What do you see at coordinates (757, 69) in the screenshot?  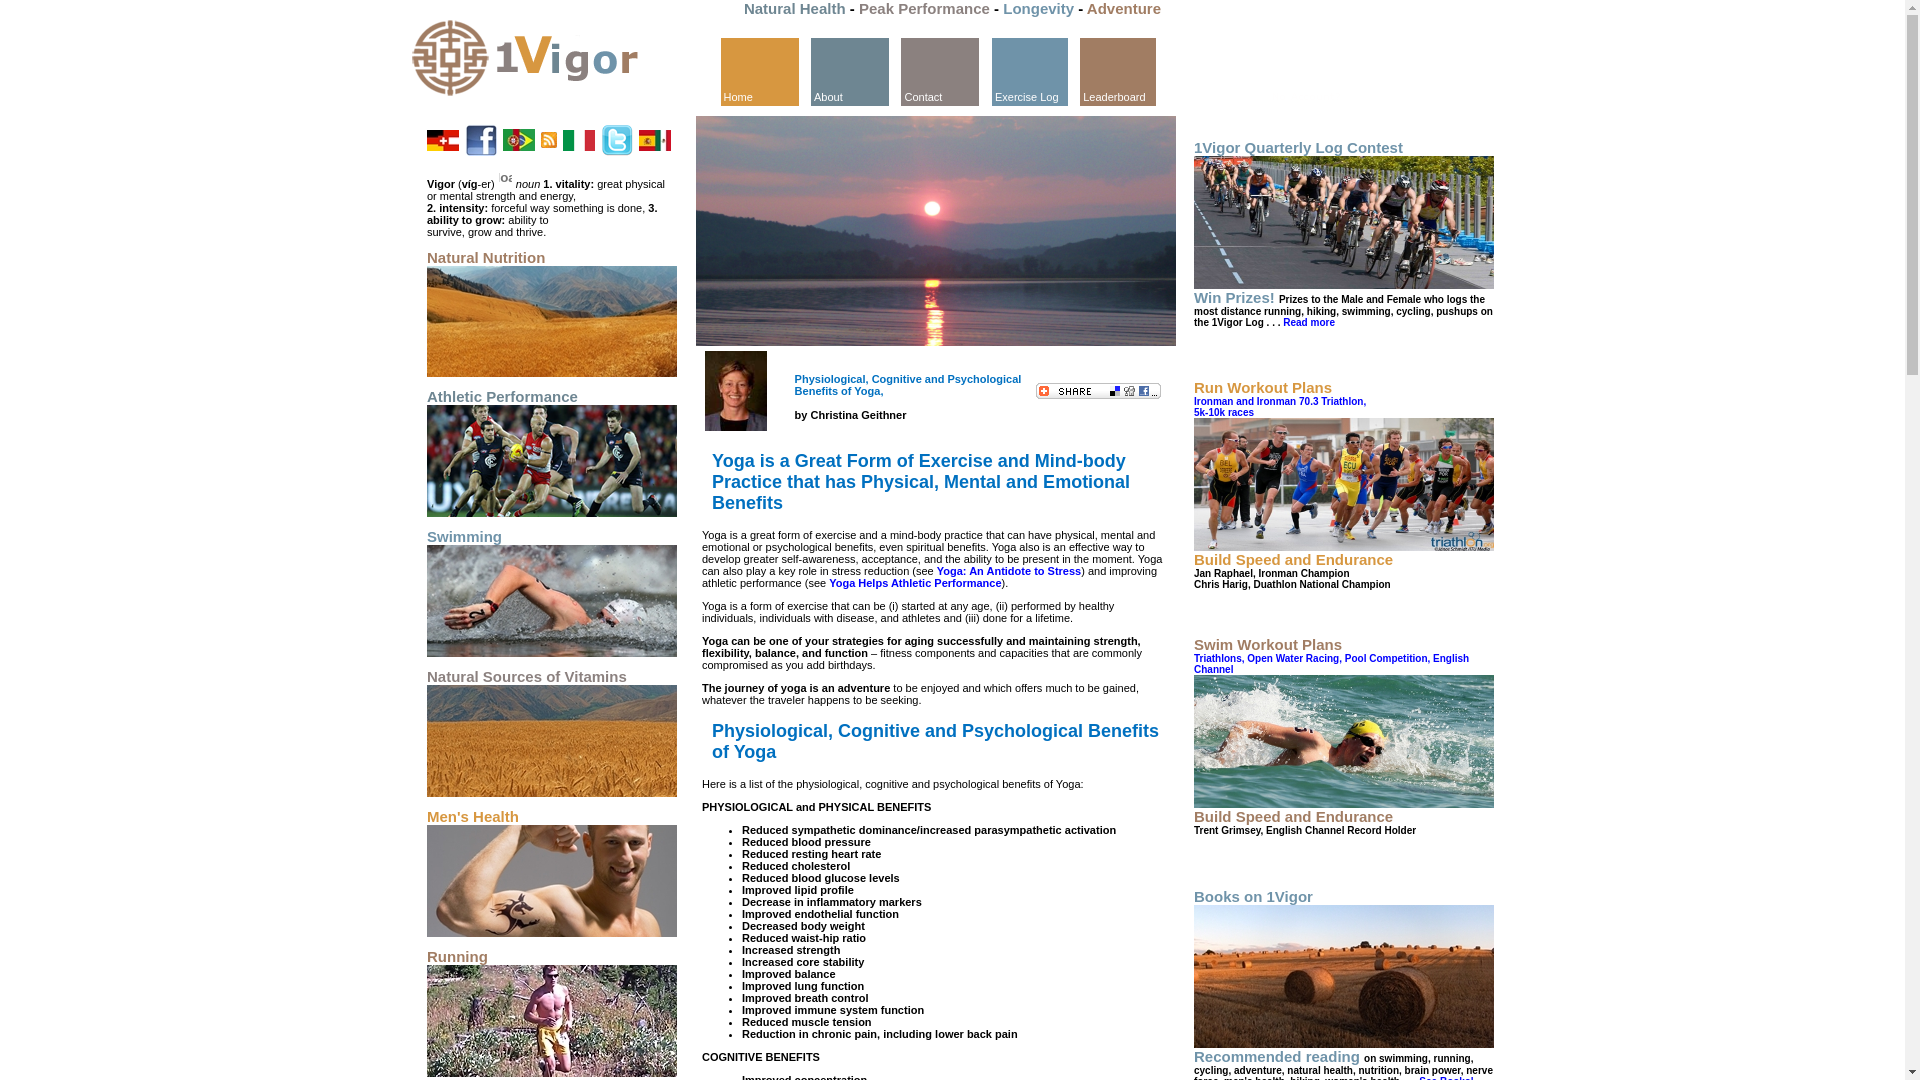 I see `'Home'` at bounding box center [757, 69].